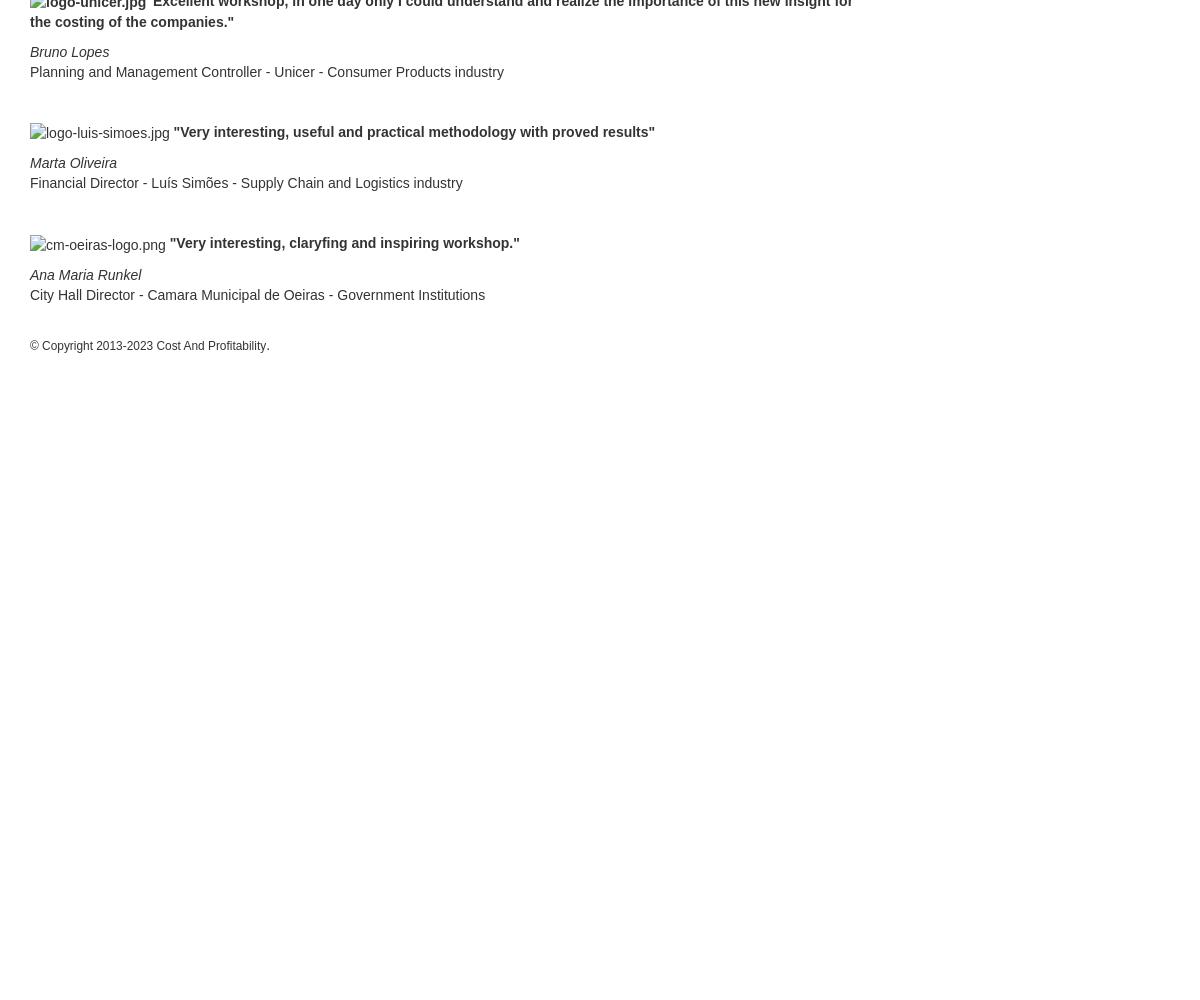 The height and width of the screenshot is (1000, 1200). What do you see at coordinates (344, 242) in the screenshot?
I see `'"Very interesting, claryfing and inspiring workshop."'` at bounding box center [344, 242].